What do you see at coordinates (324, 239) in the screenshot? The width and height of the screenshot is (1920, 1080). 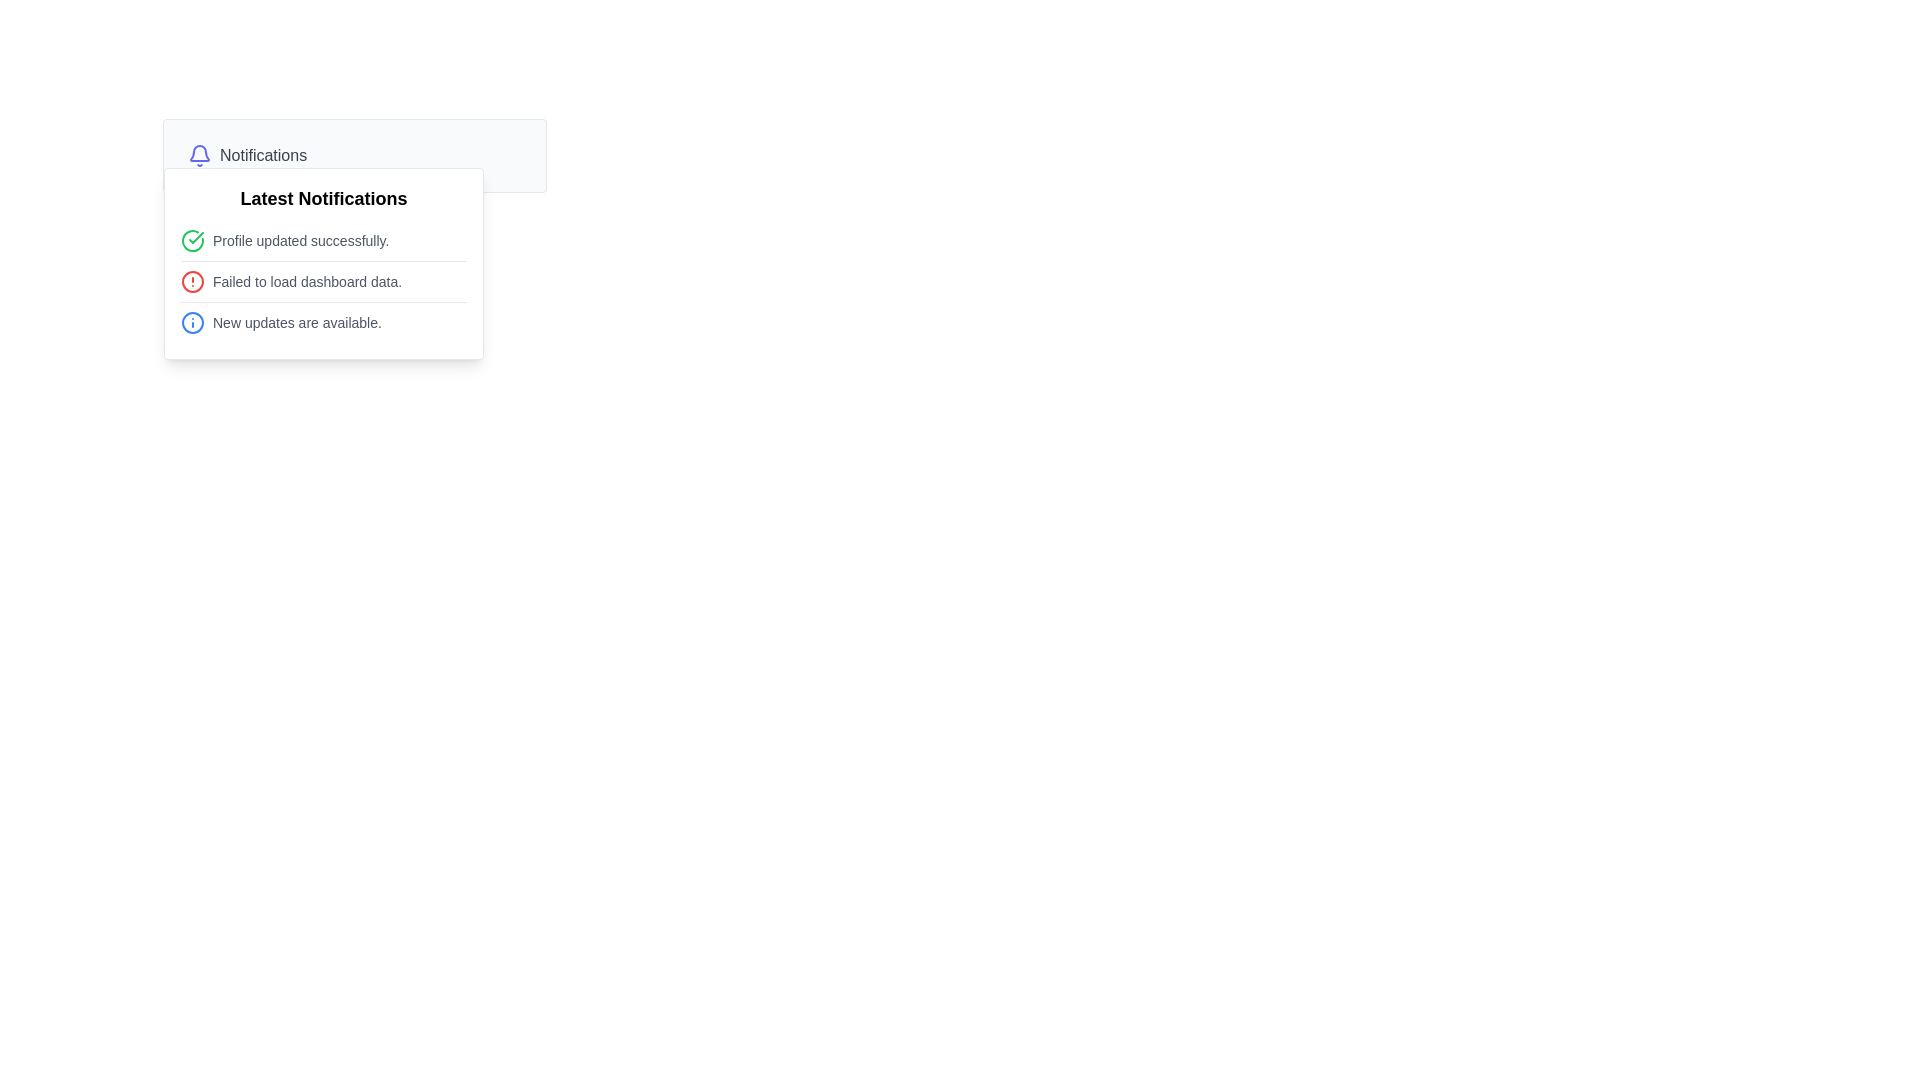 I see `the first notification item below the 'Latest Notifications' heading to interact with or dismiss the notification regarding a successful profile update` at bounding box center [324, 239].